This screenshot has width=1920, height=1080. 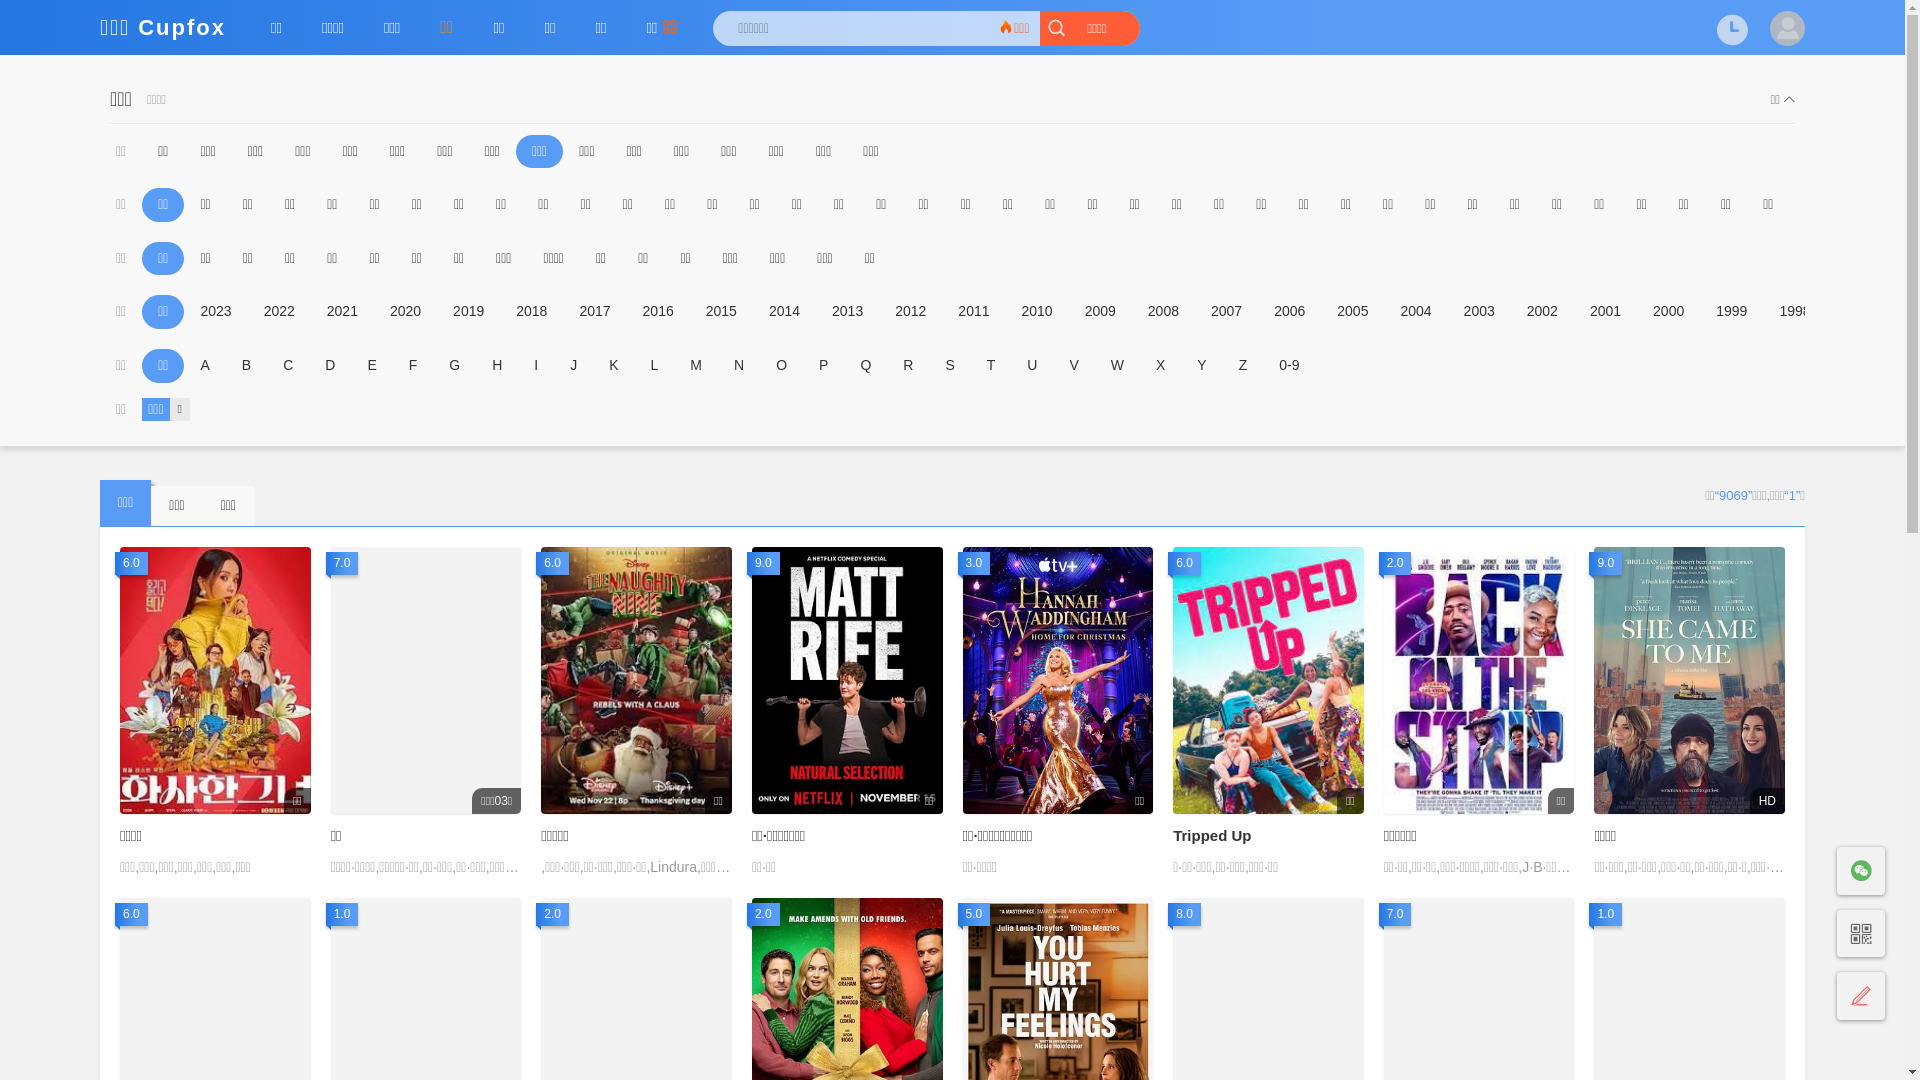 I want to click on 'N', so click(x=738, y=366).